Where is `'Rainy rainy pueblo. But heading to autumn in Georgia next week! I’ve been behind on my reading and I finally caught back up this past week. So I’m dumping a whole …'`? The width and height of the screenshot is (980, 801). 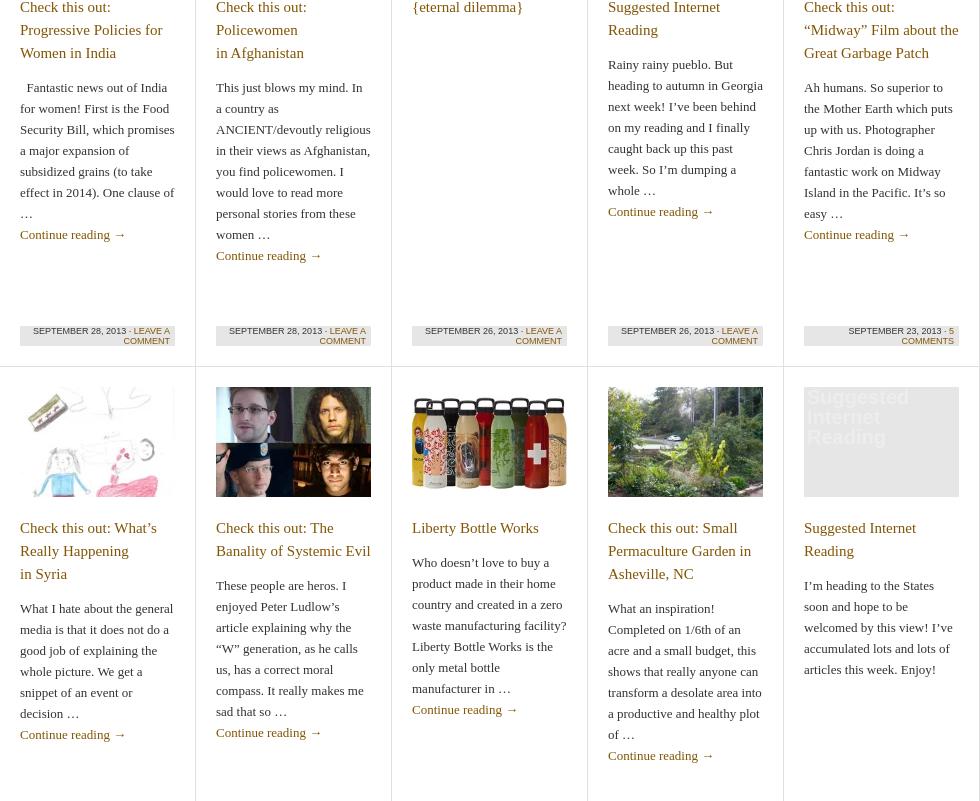 'Rainy rainy pueblo. But heading to autumn in Georgia next week! I’ve been behind on my reading and I finally caught back up this past week. So I’m dumping a whole …' is located at coordinates (685, 126).